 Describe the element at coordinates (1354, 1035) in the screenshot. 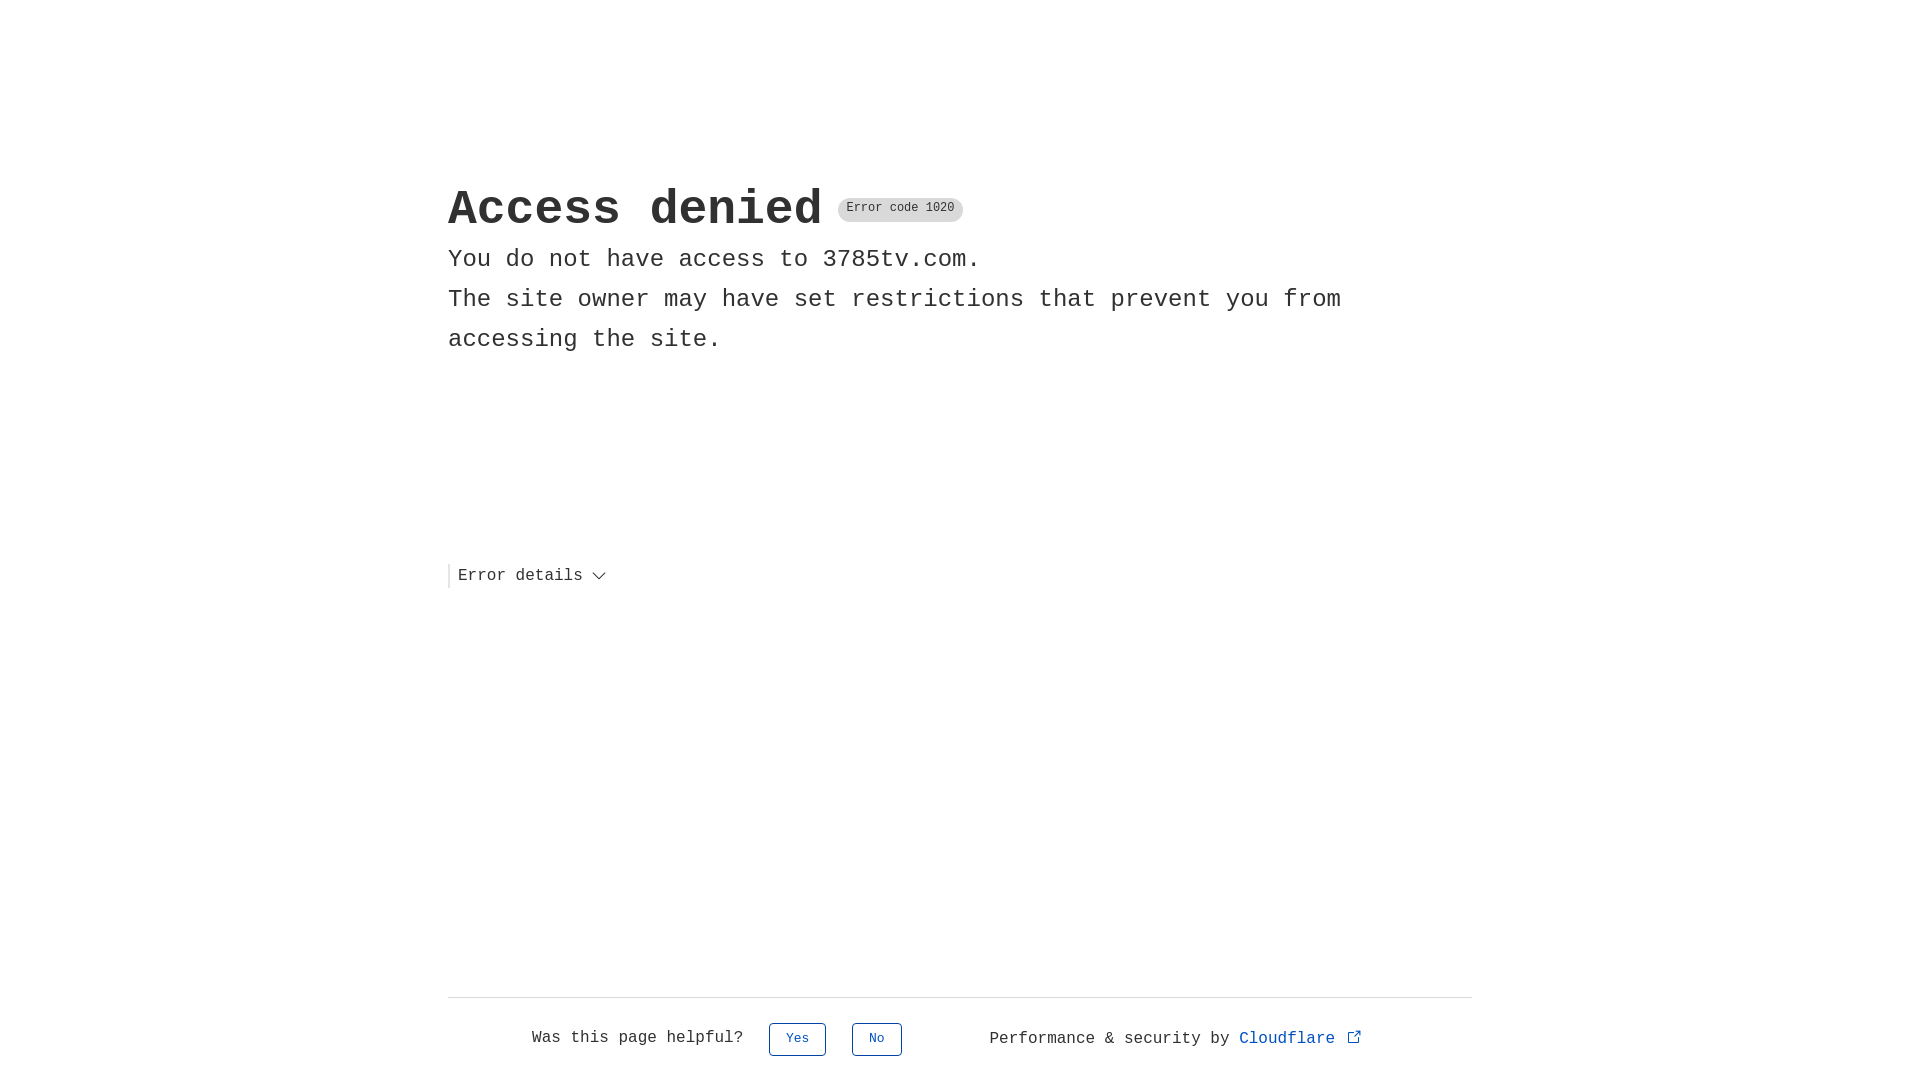

I see `'Opens in new tab'` at that location.